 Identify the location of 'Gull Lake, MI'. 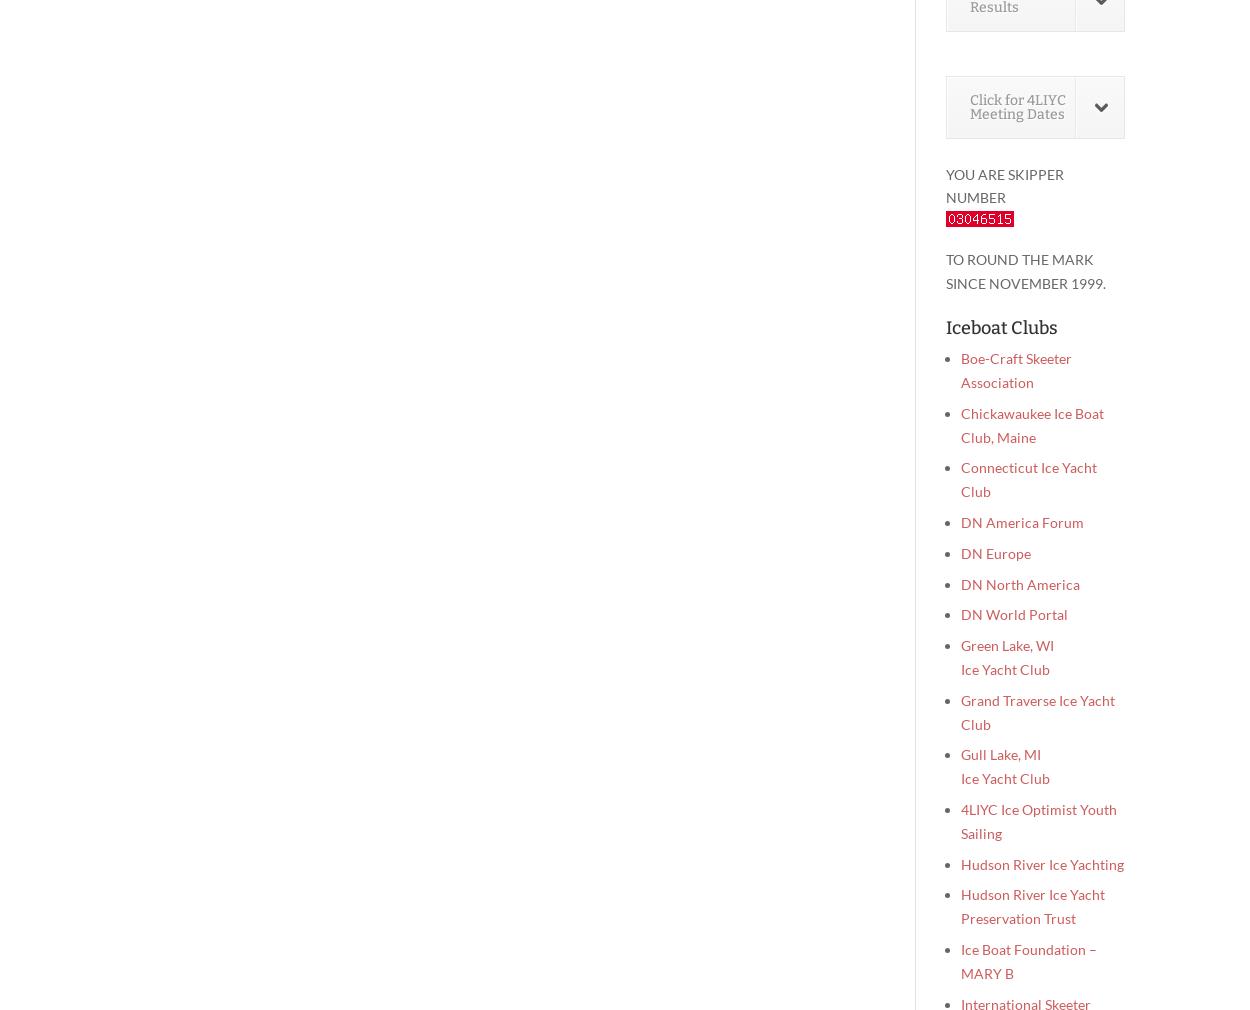
(960, 753).